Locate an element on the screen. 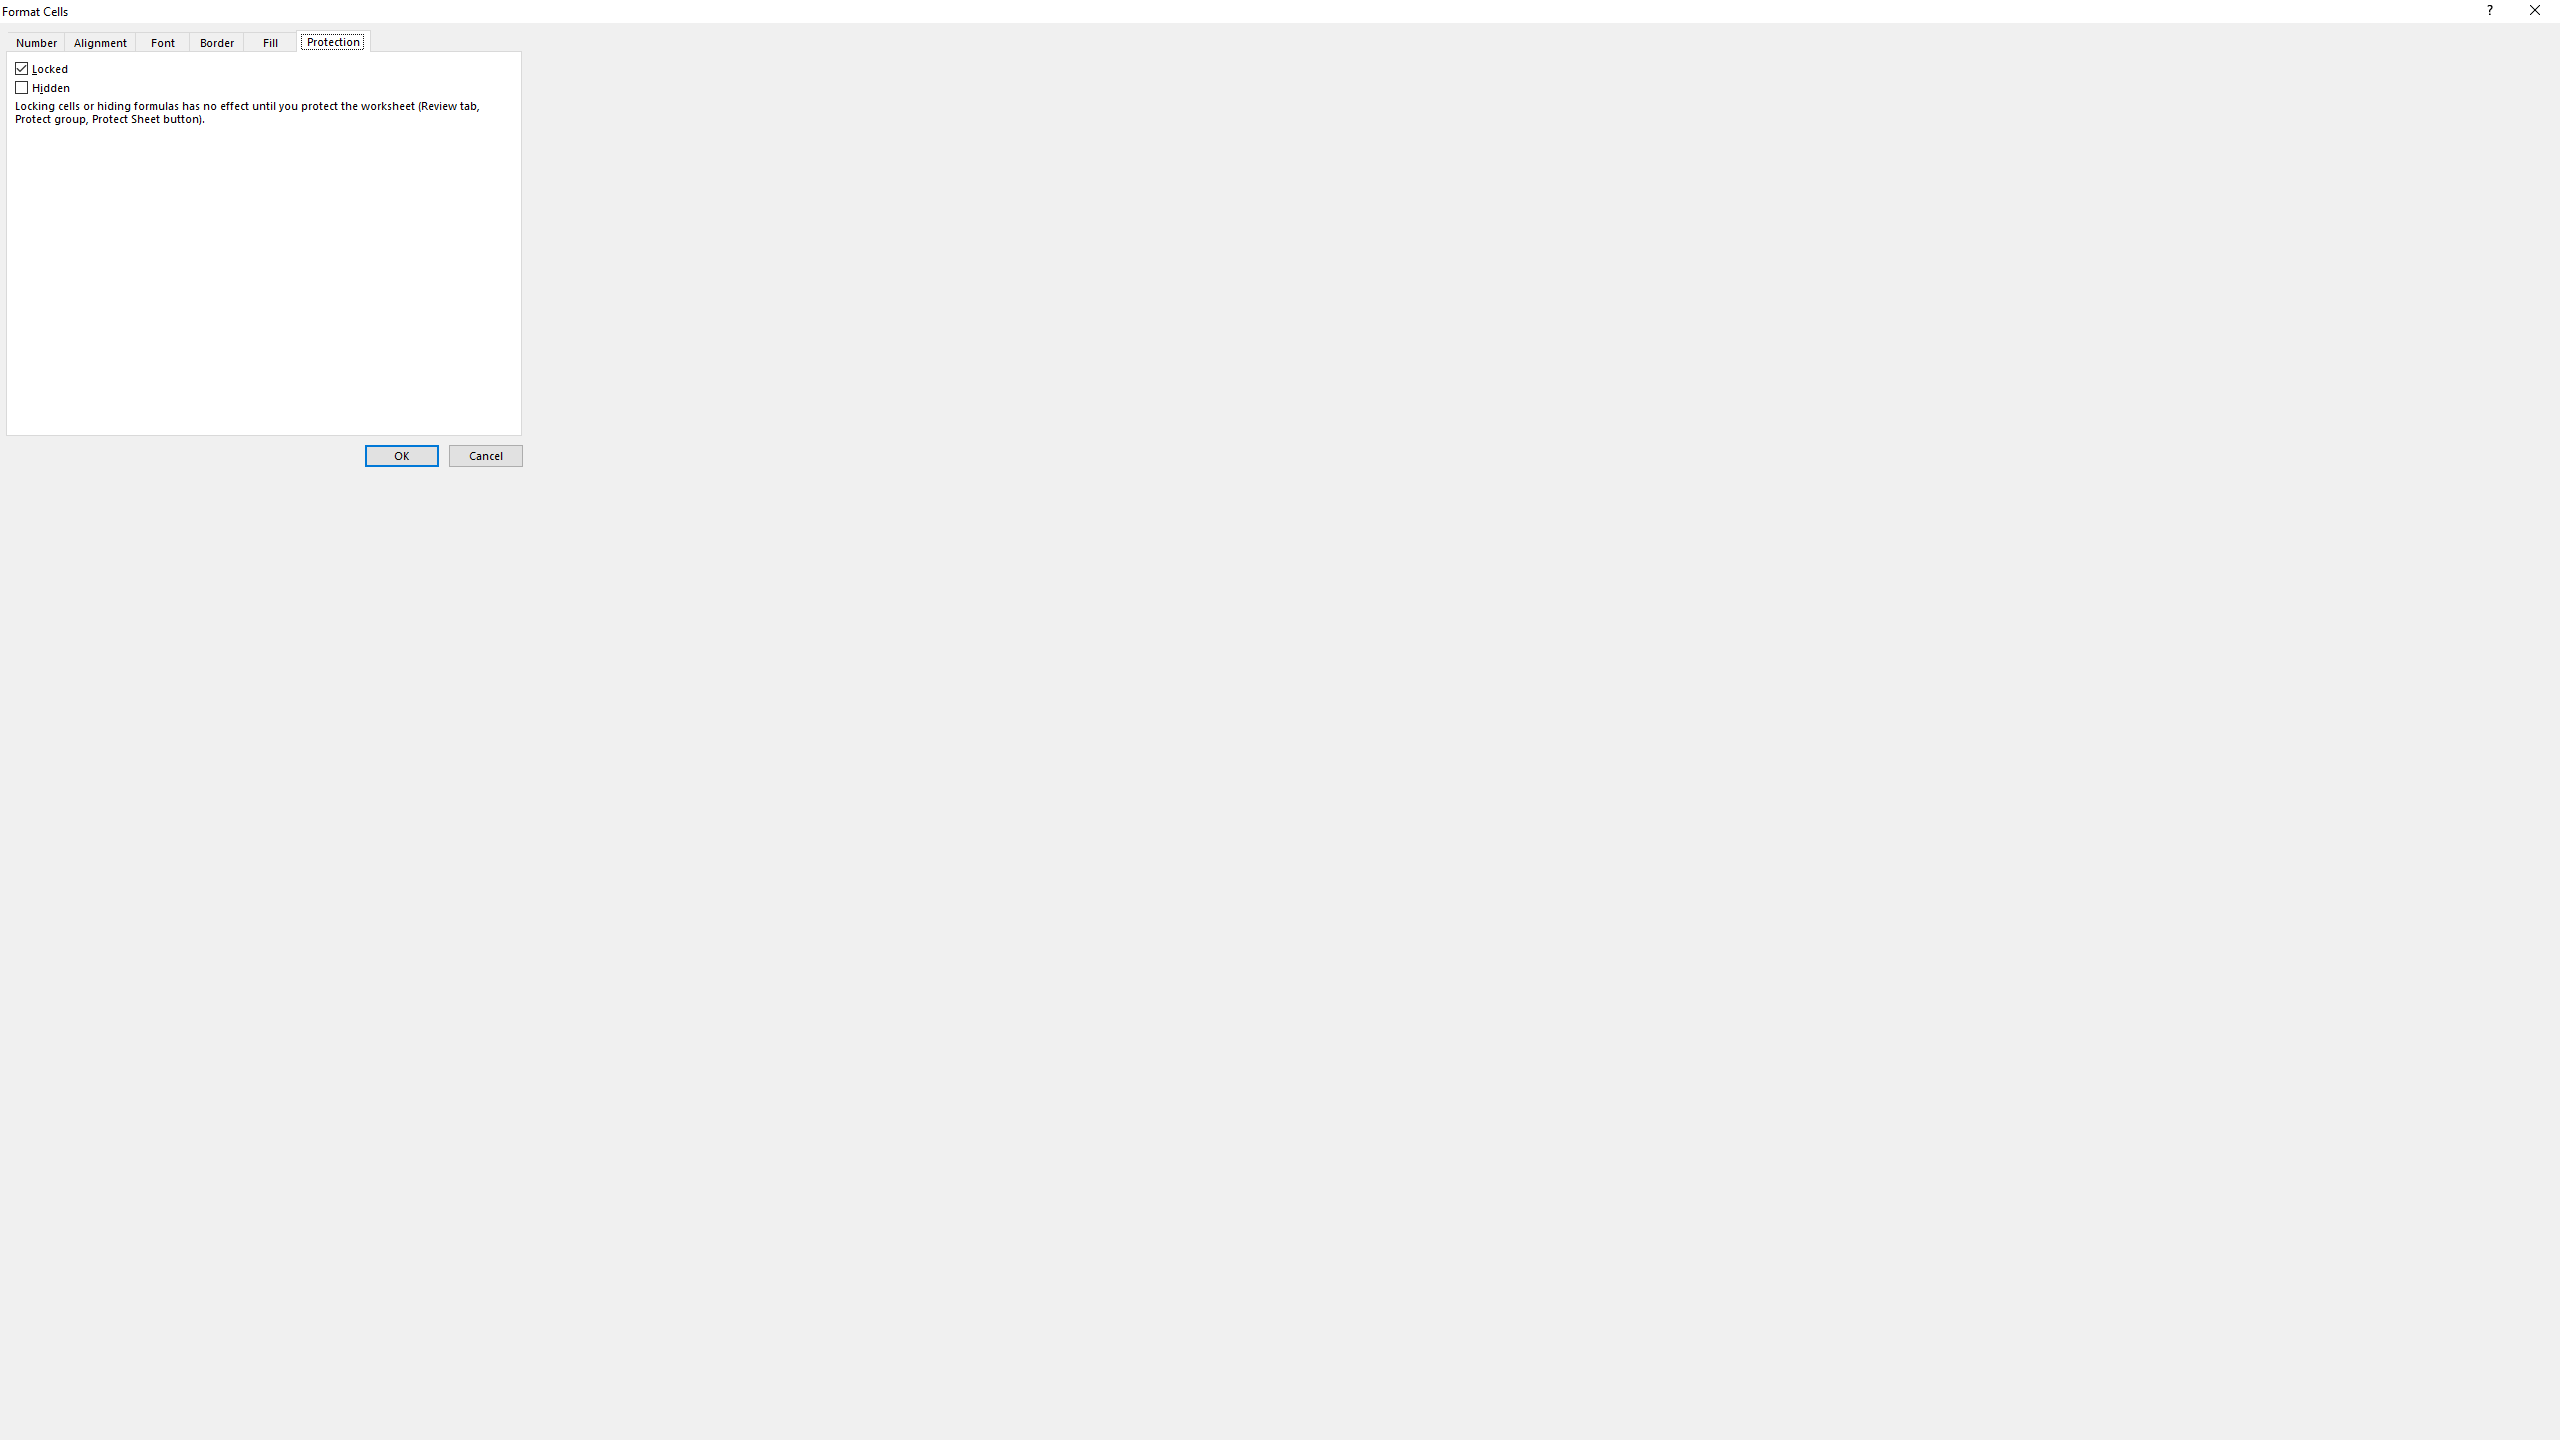 This screenshot has width=2560, height=1440. 'Fill' is located at coordinates (269, 41).